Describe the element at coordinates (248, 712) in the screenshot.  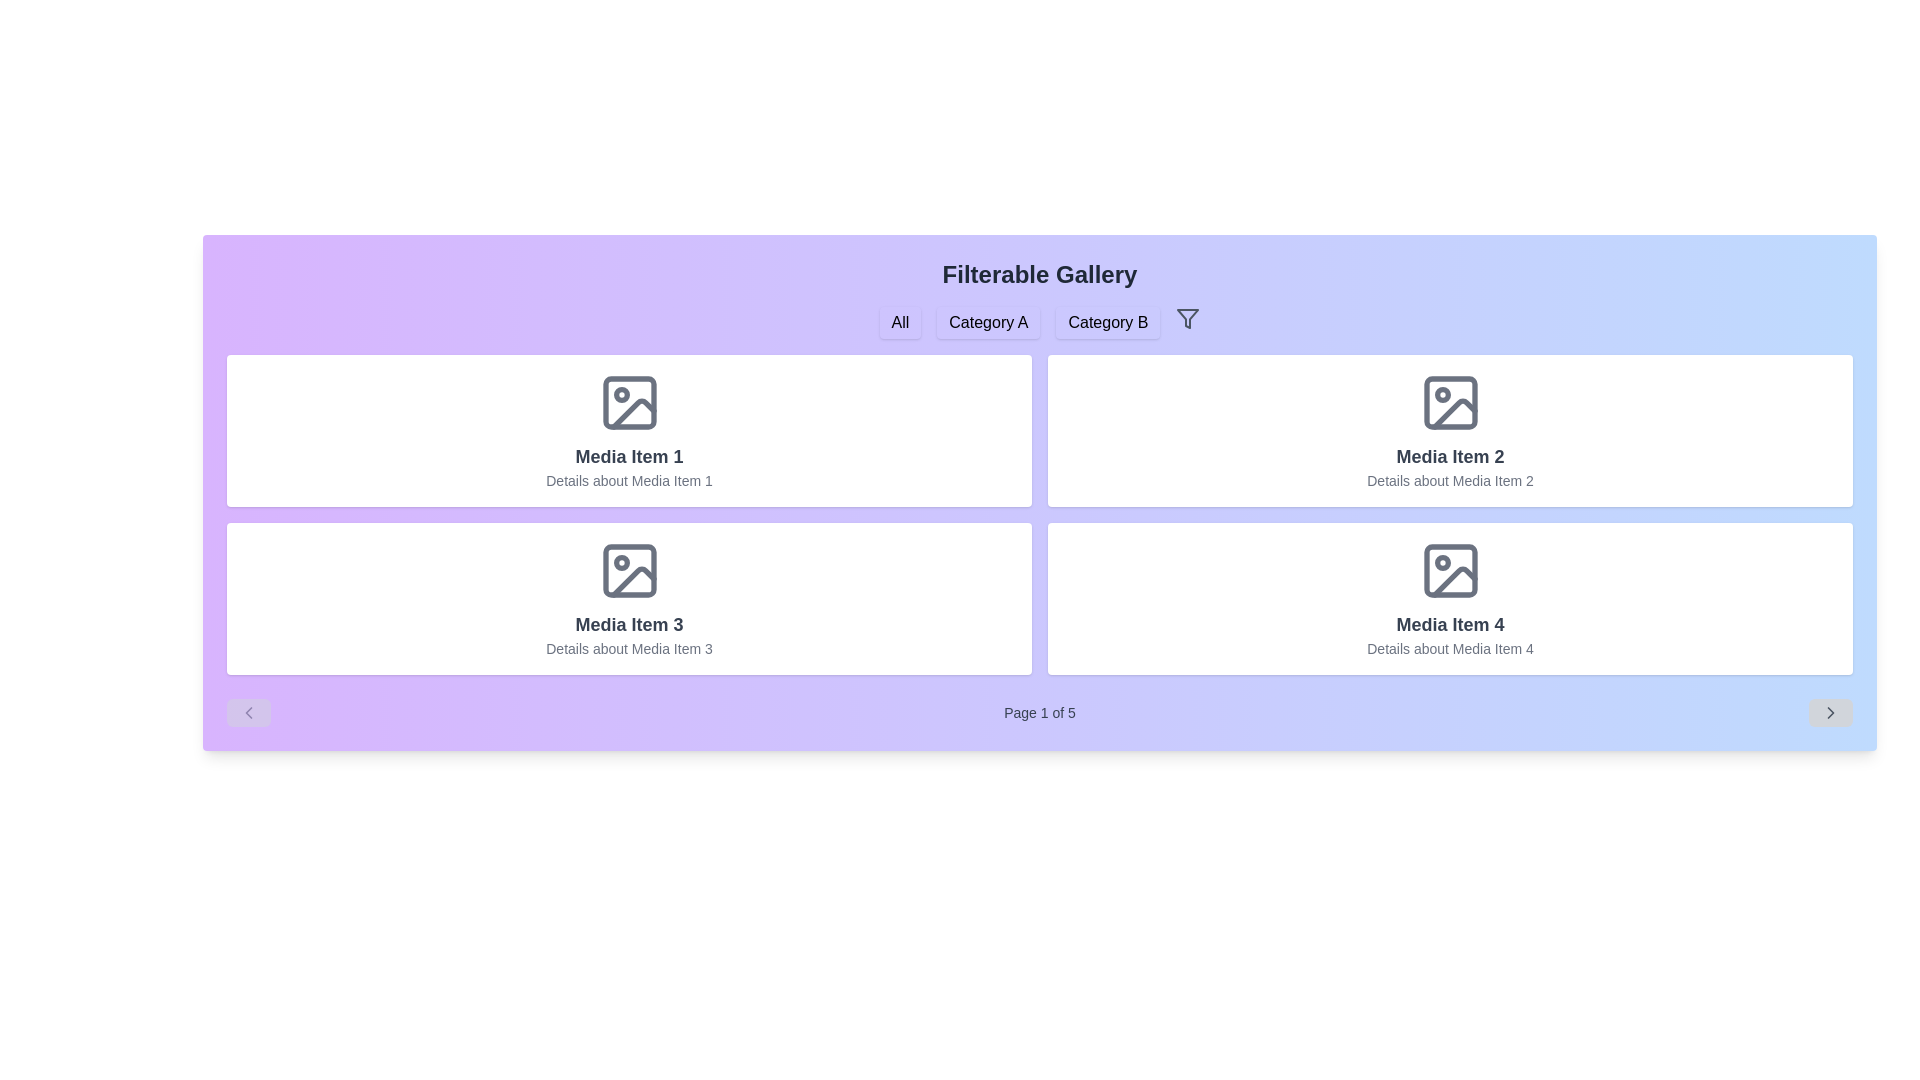
I see `the button with an embedded icon located at the bottom left corner of the interface` at that location.